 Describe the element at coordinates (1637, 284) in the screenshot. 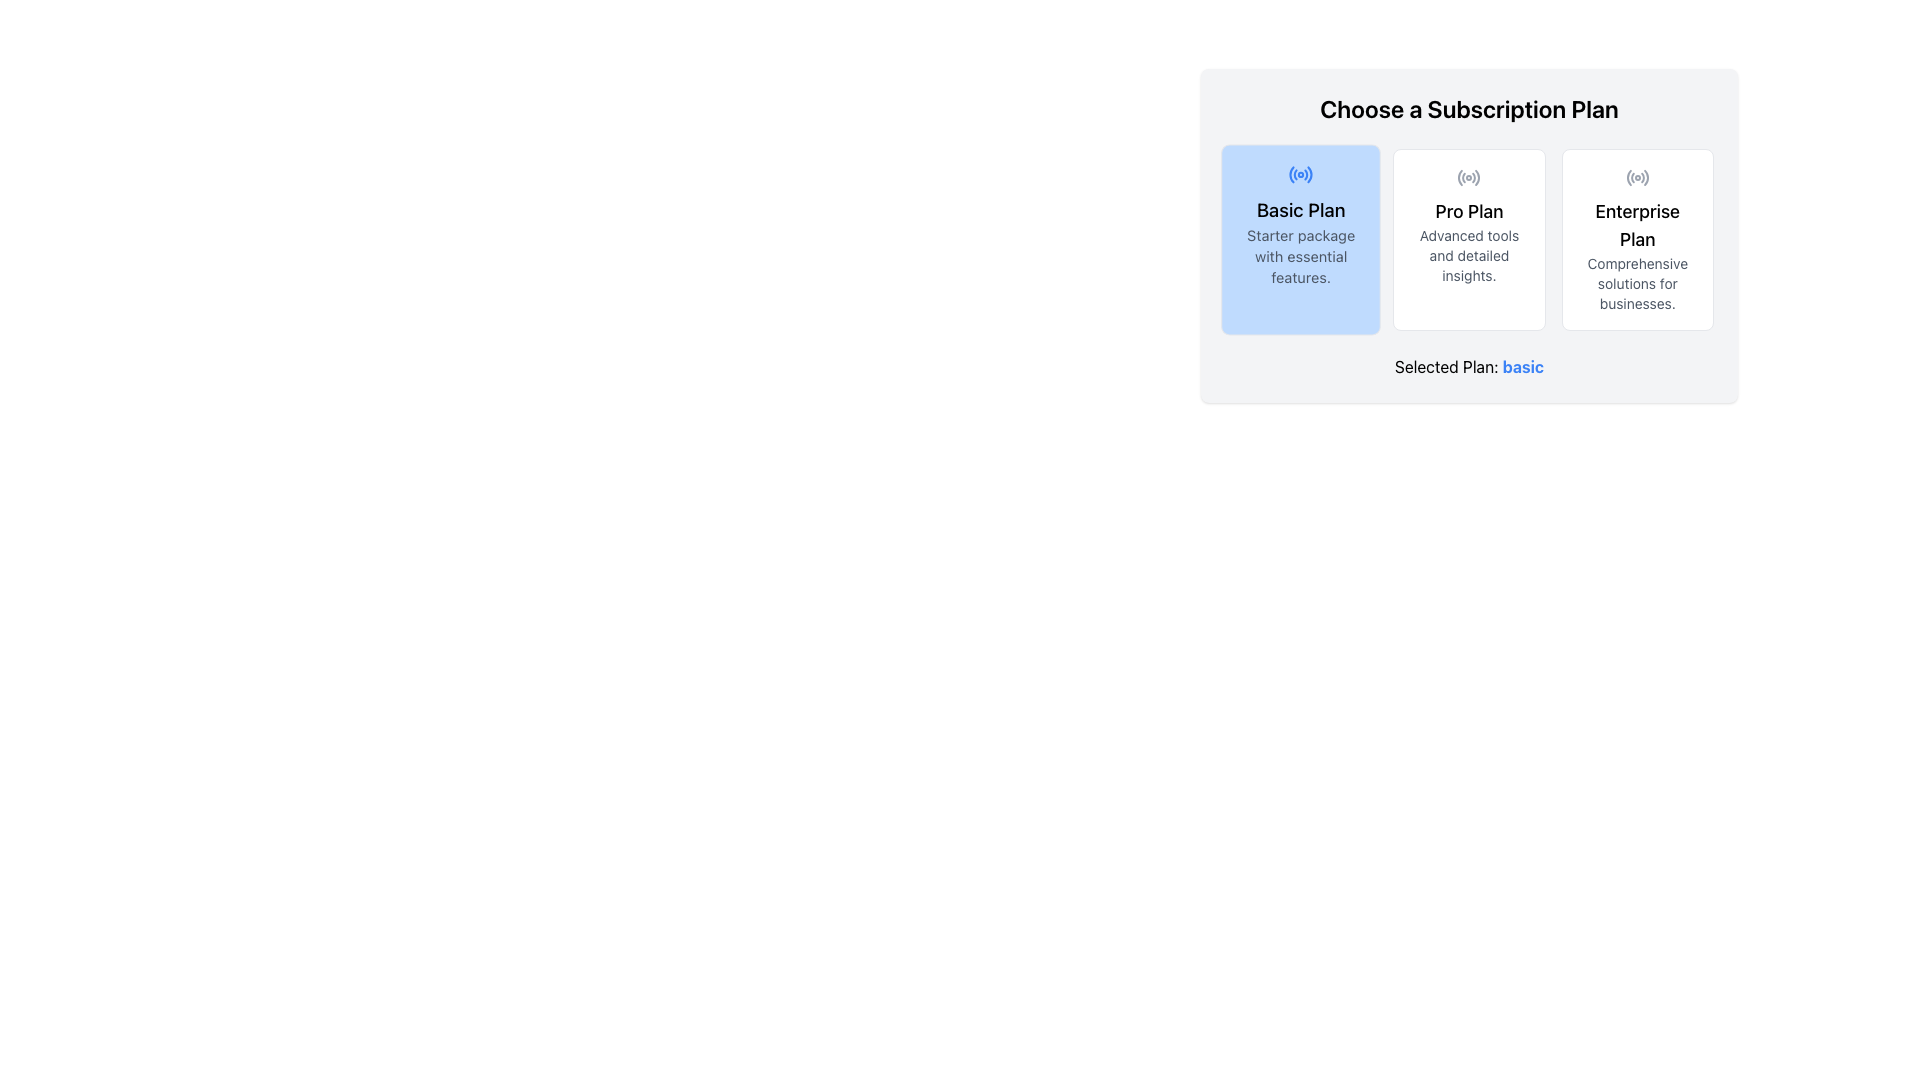

I see `clarification text label located beneath the 'Enterprise Plan' heading in the rightmost subscription option` at that location.